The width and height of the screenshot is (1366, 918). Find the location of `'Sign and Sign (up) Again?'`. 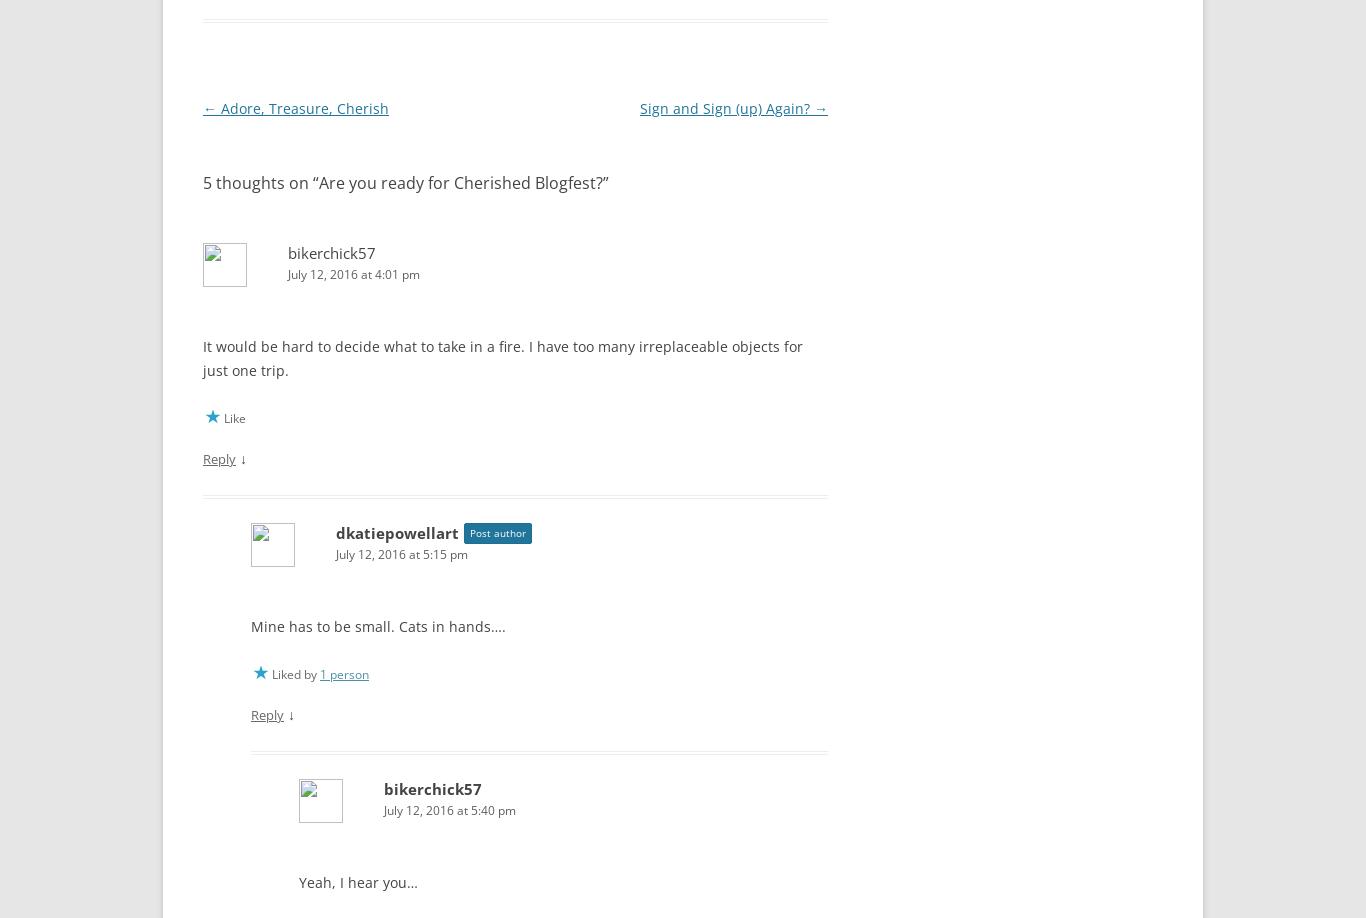

'Sign and Sign (up) Again?' is located at coordinates (638, 102).